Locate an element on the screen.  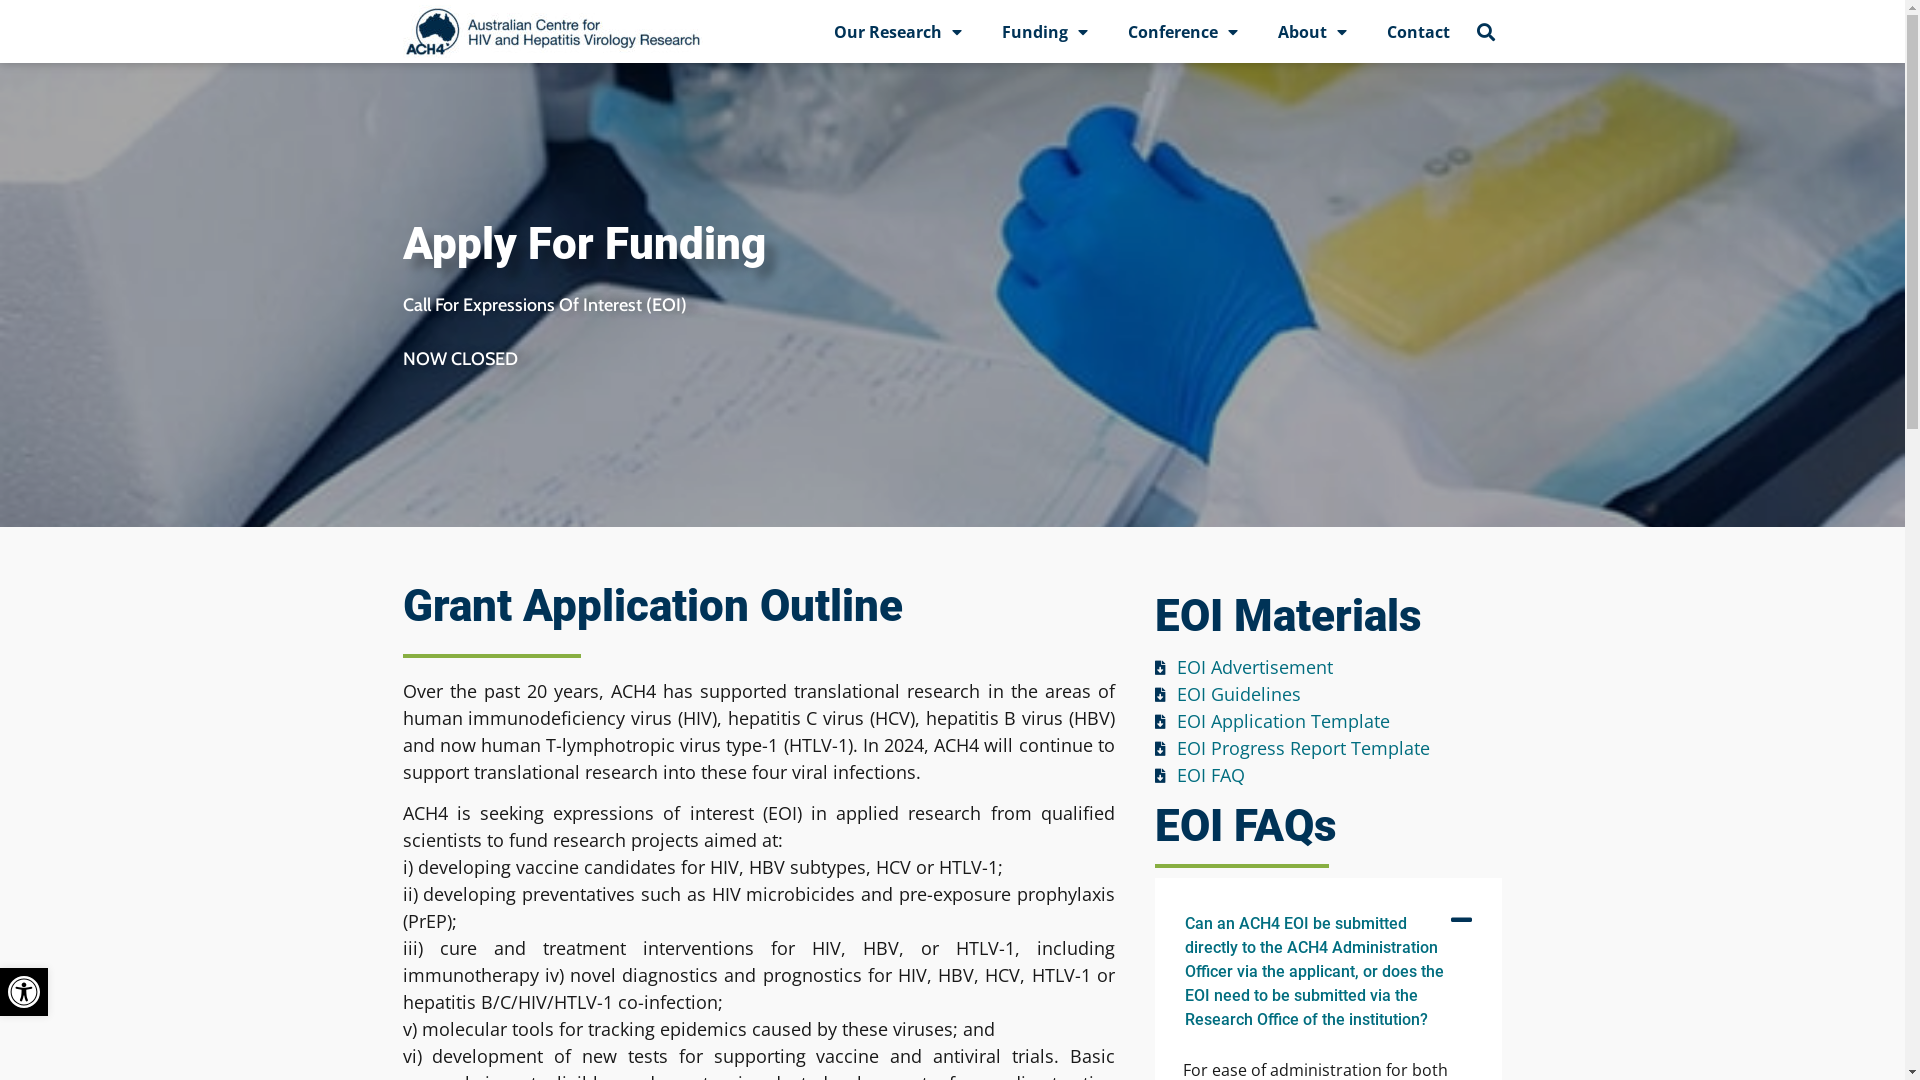
'Our Research' is located at coordinates (896, 31).